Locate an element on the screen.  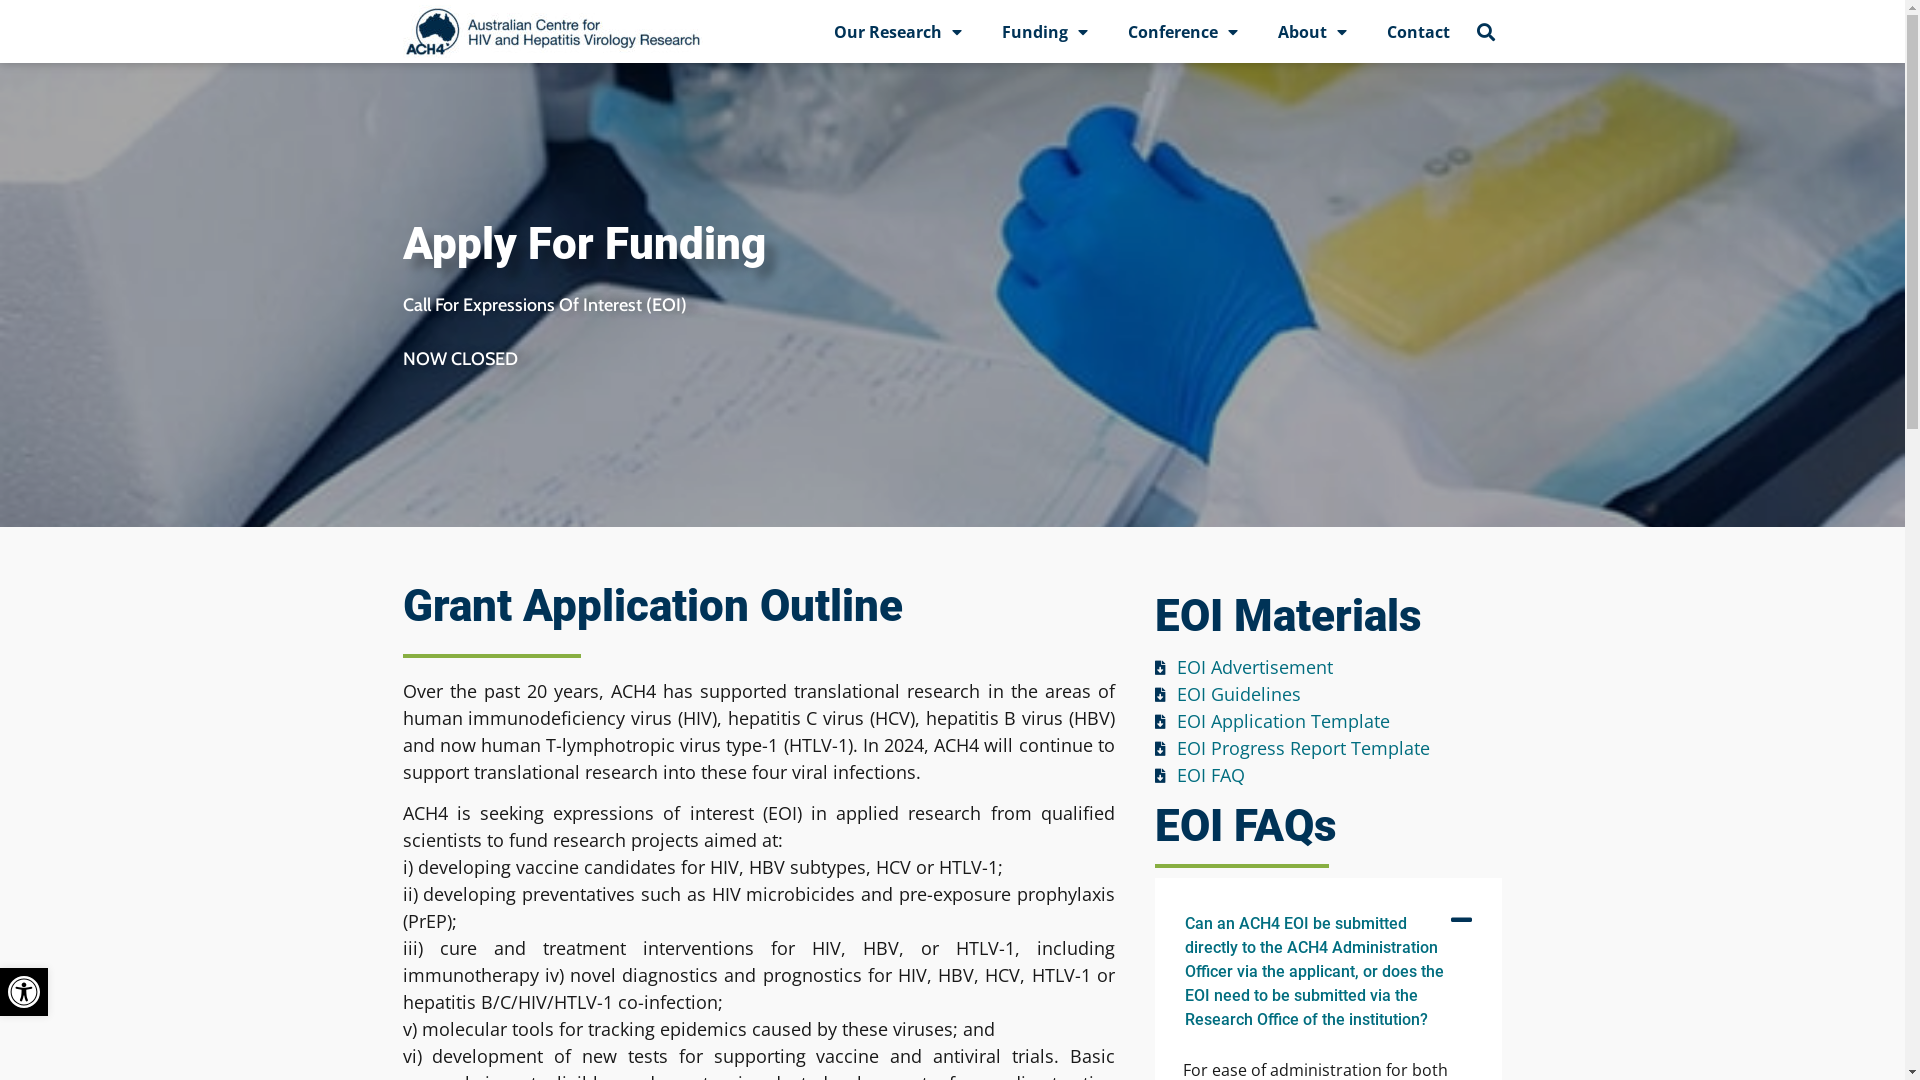
'Our Research' is located at coordinates (896, 31).